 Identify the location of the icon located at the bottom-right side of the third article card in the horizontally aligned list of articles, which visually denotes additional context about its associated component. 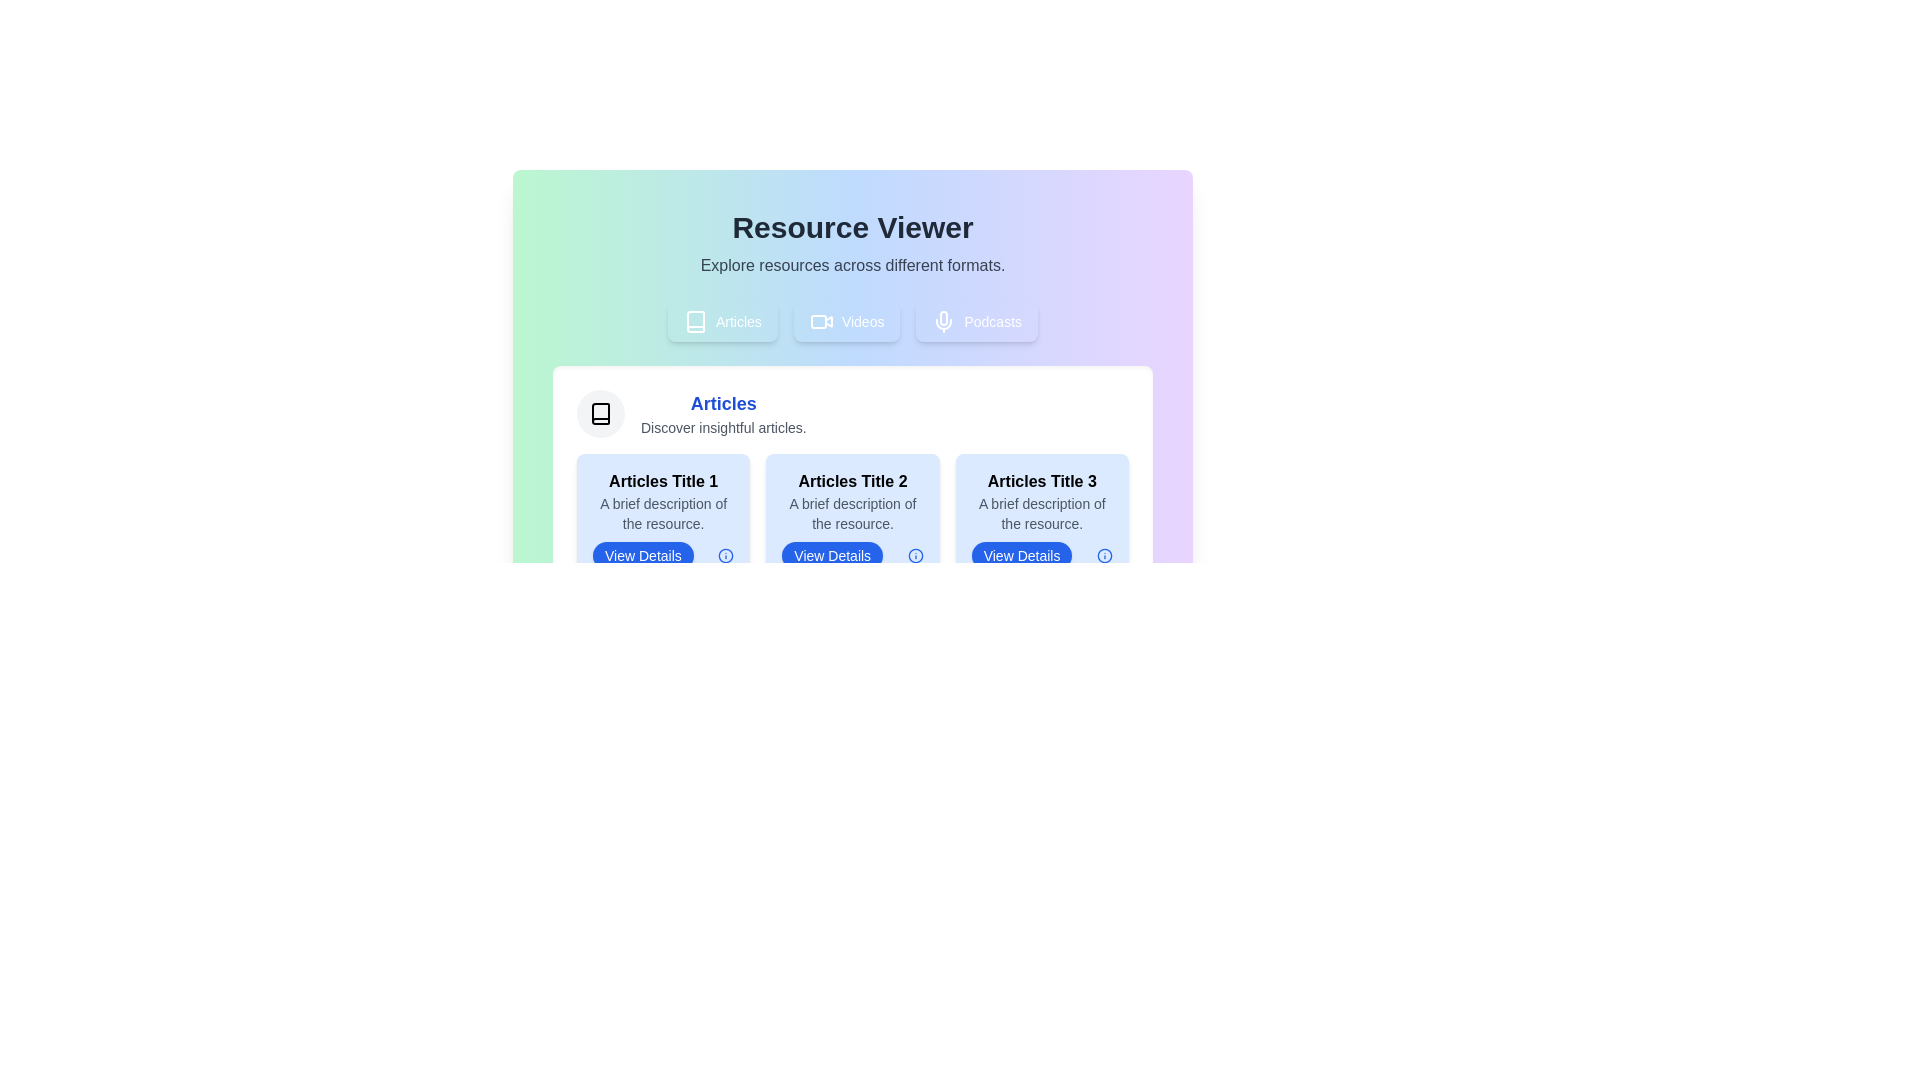
(725, 555).